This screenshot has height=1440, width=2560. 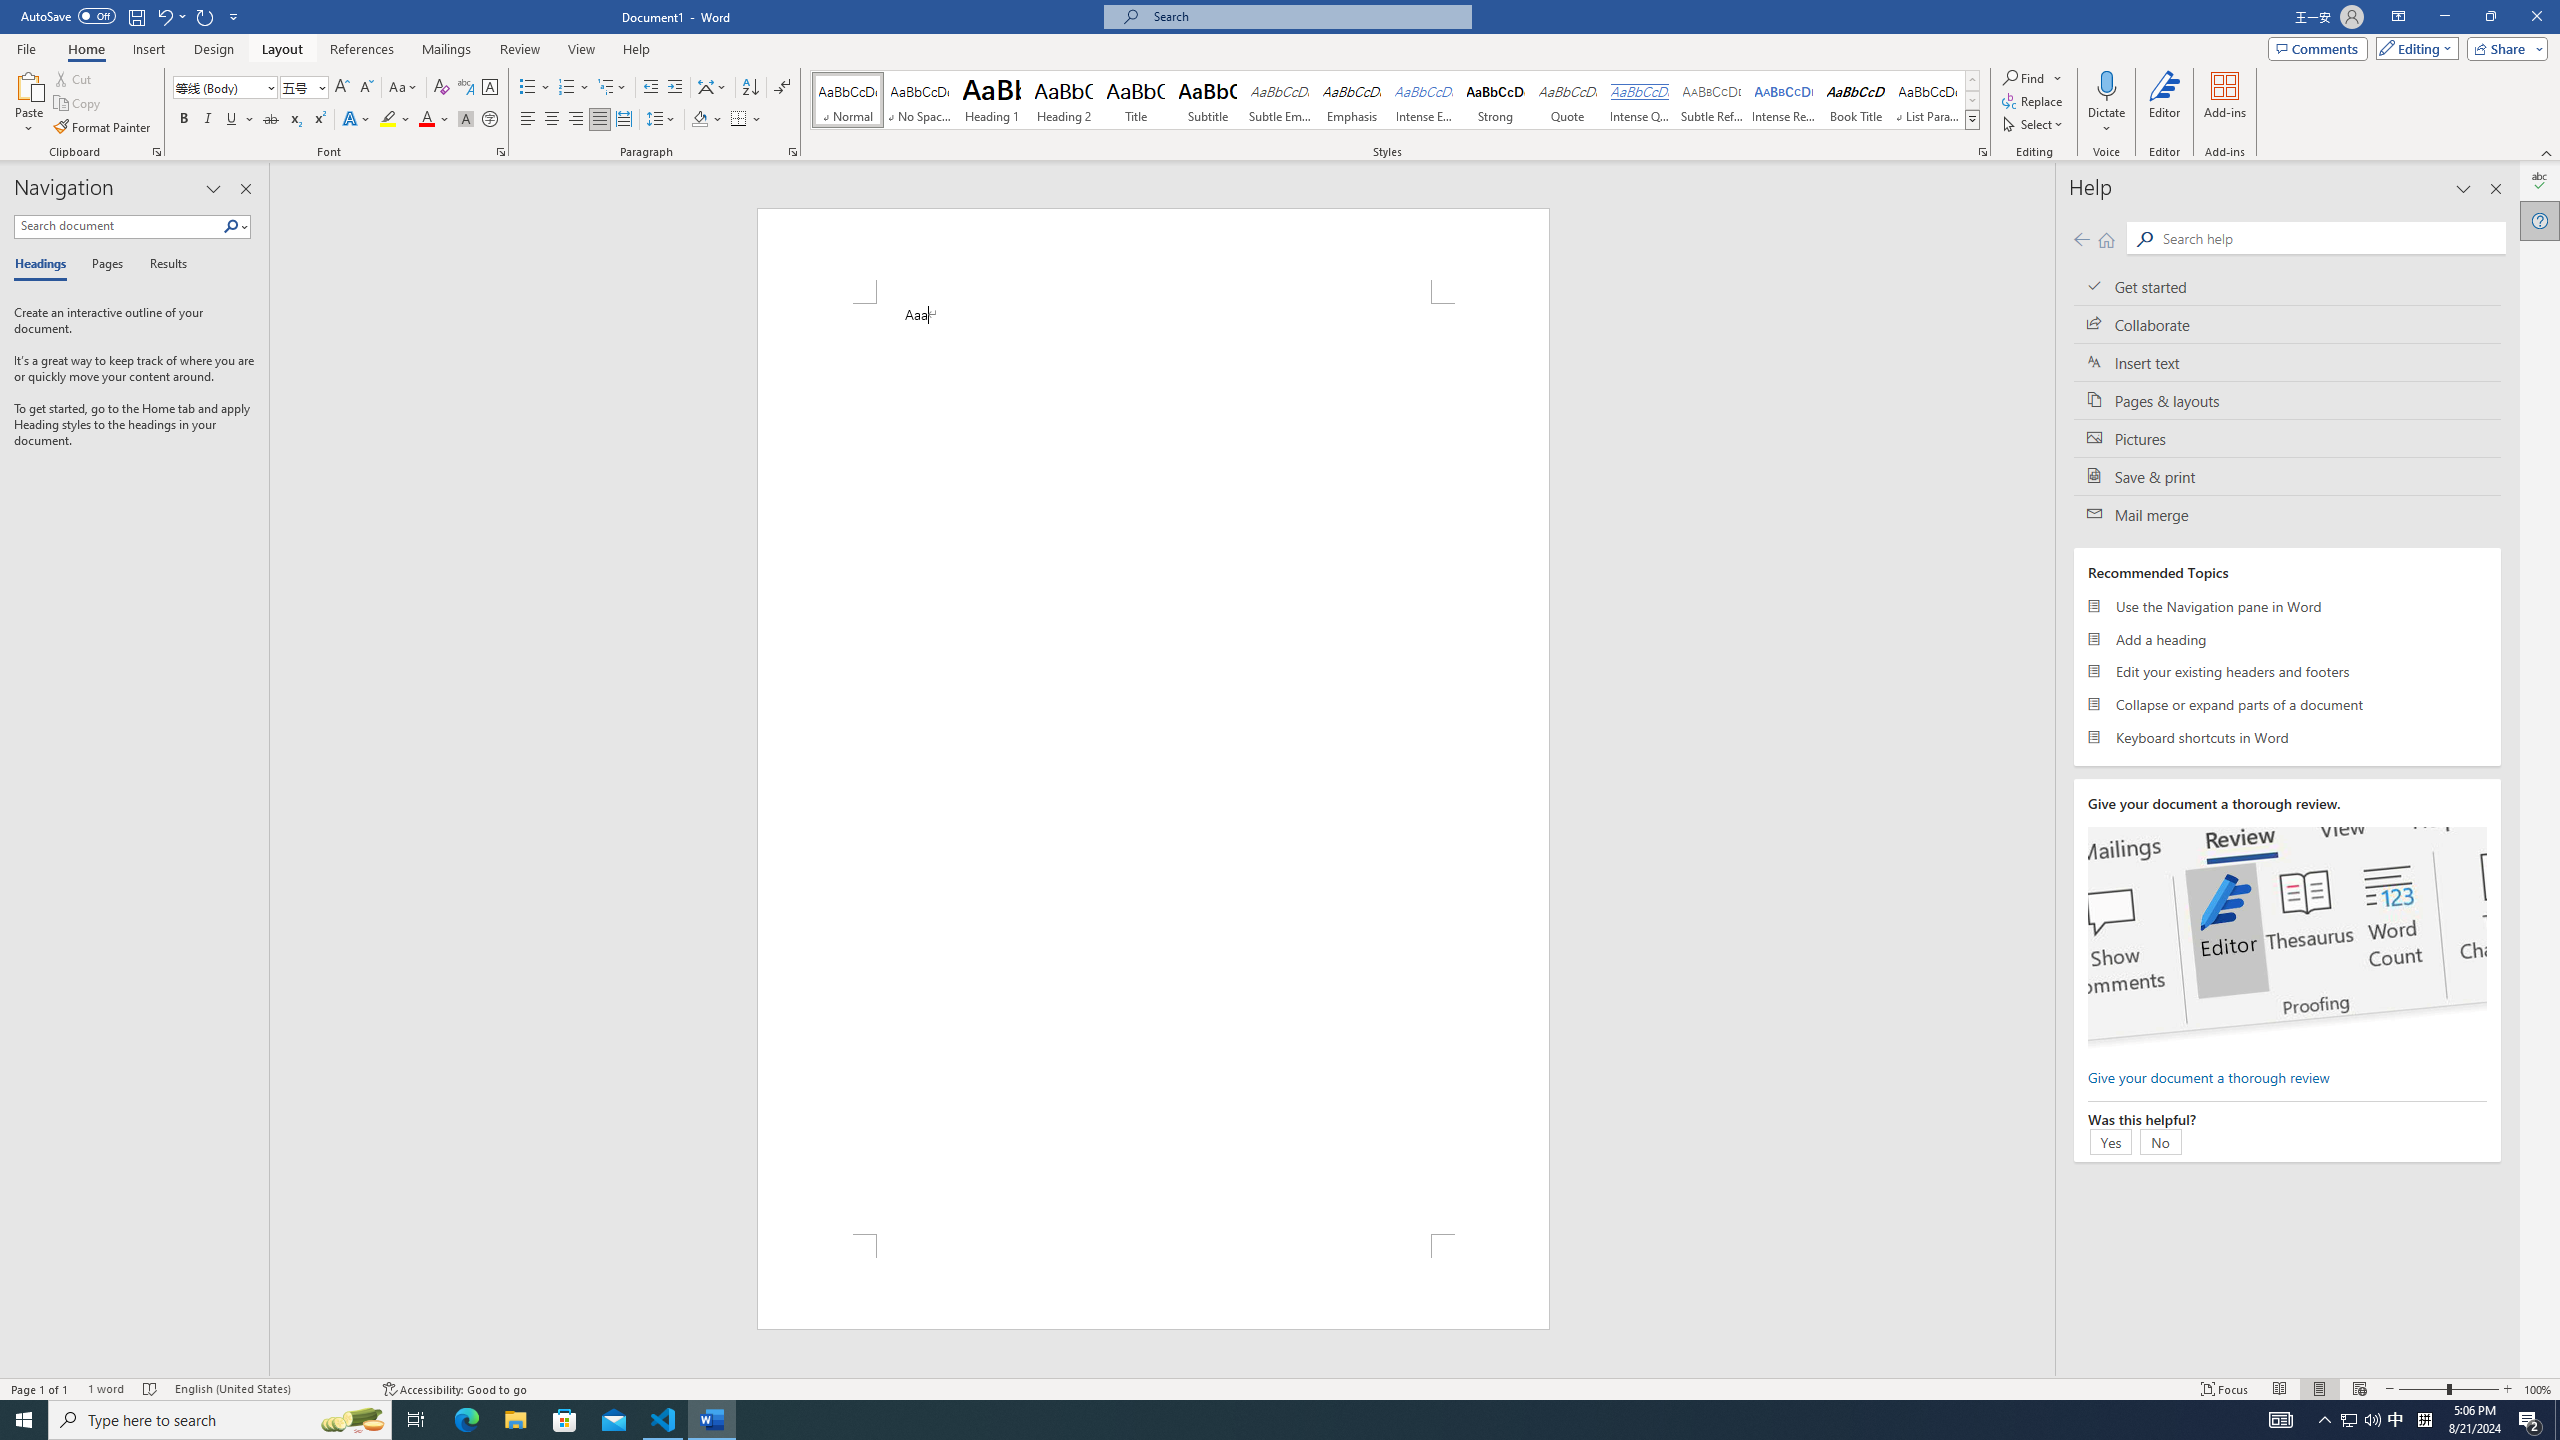 I want to click on 'Line and Paragraph Spacing', so click(x=663, y=118).